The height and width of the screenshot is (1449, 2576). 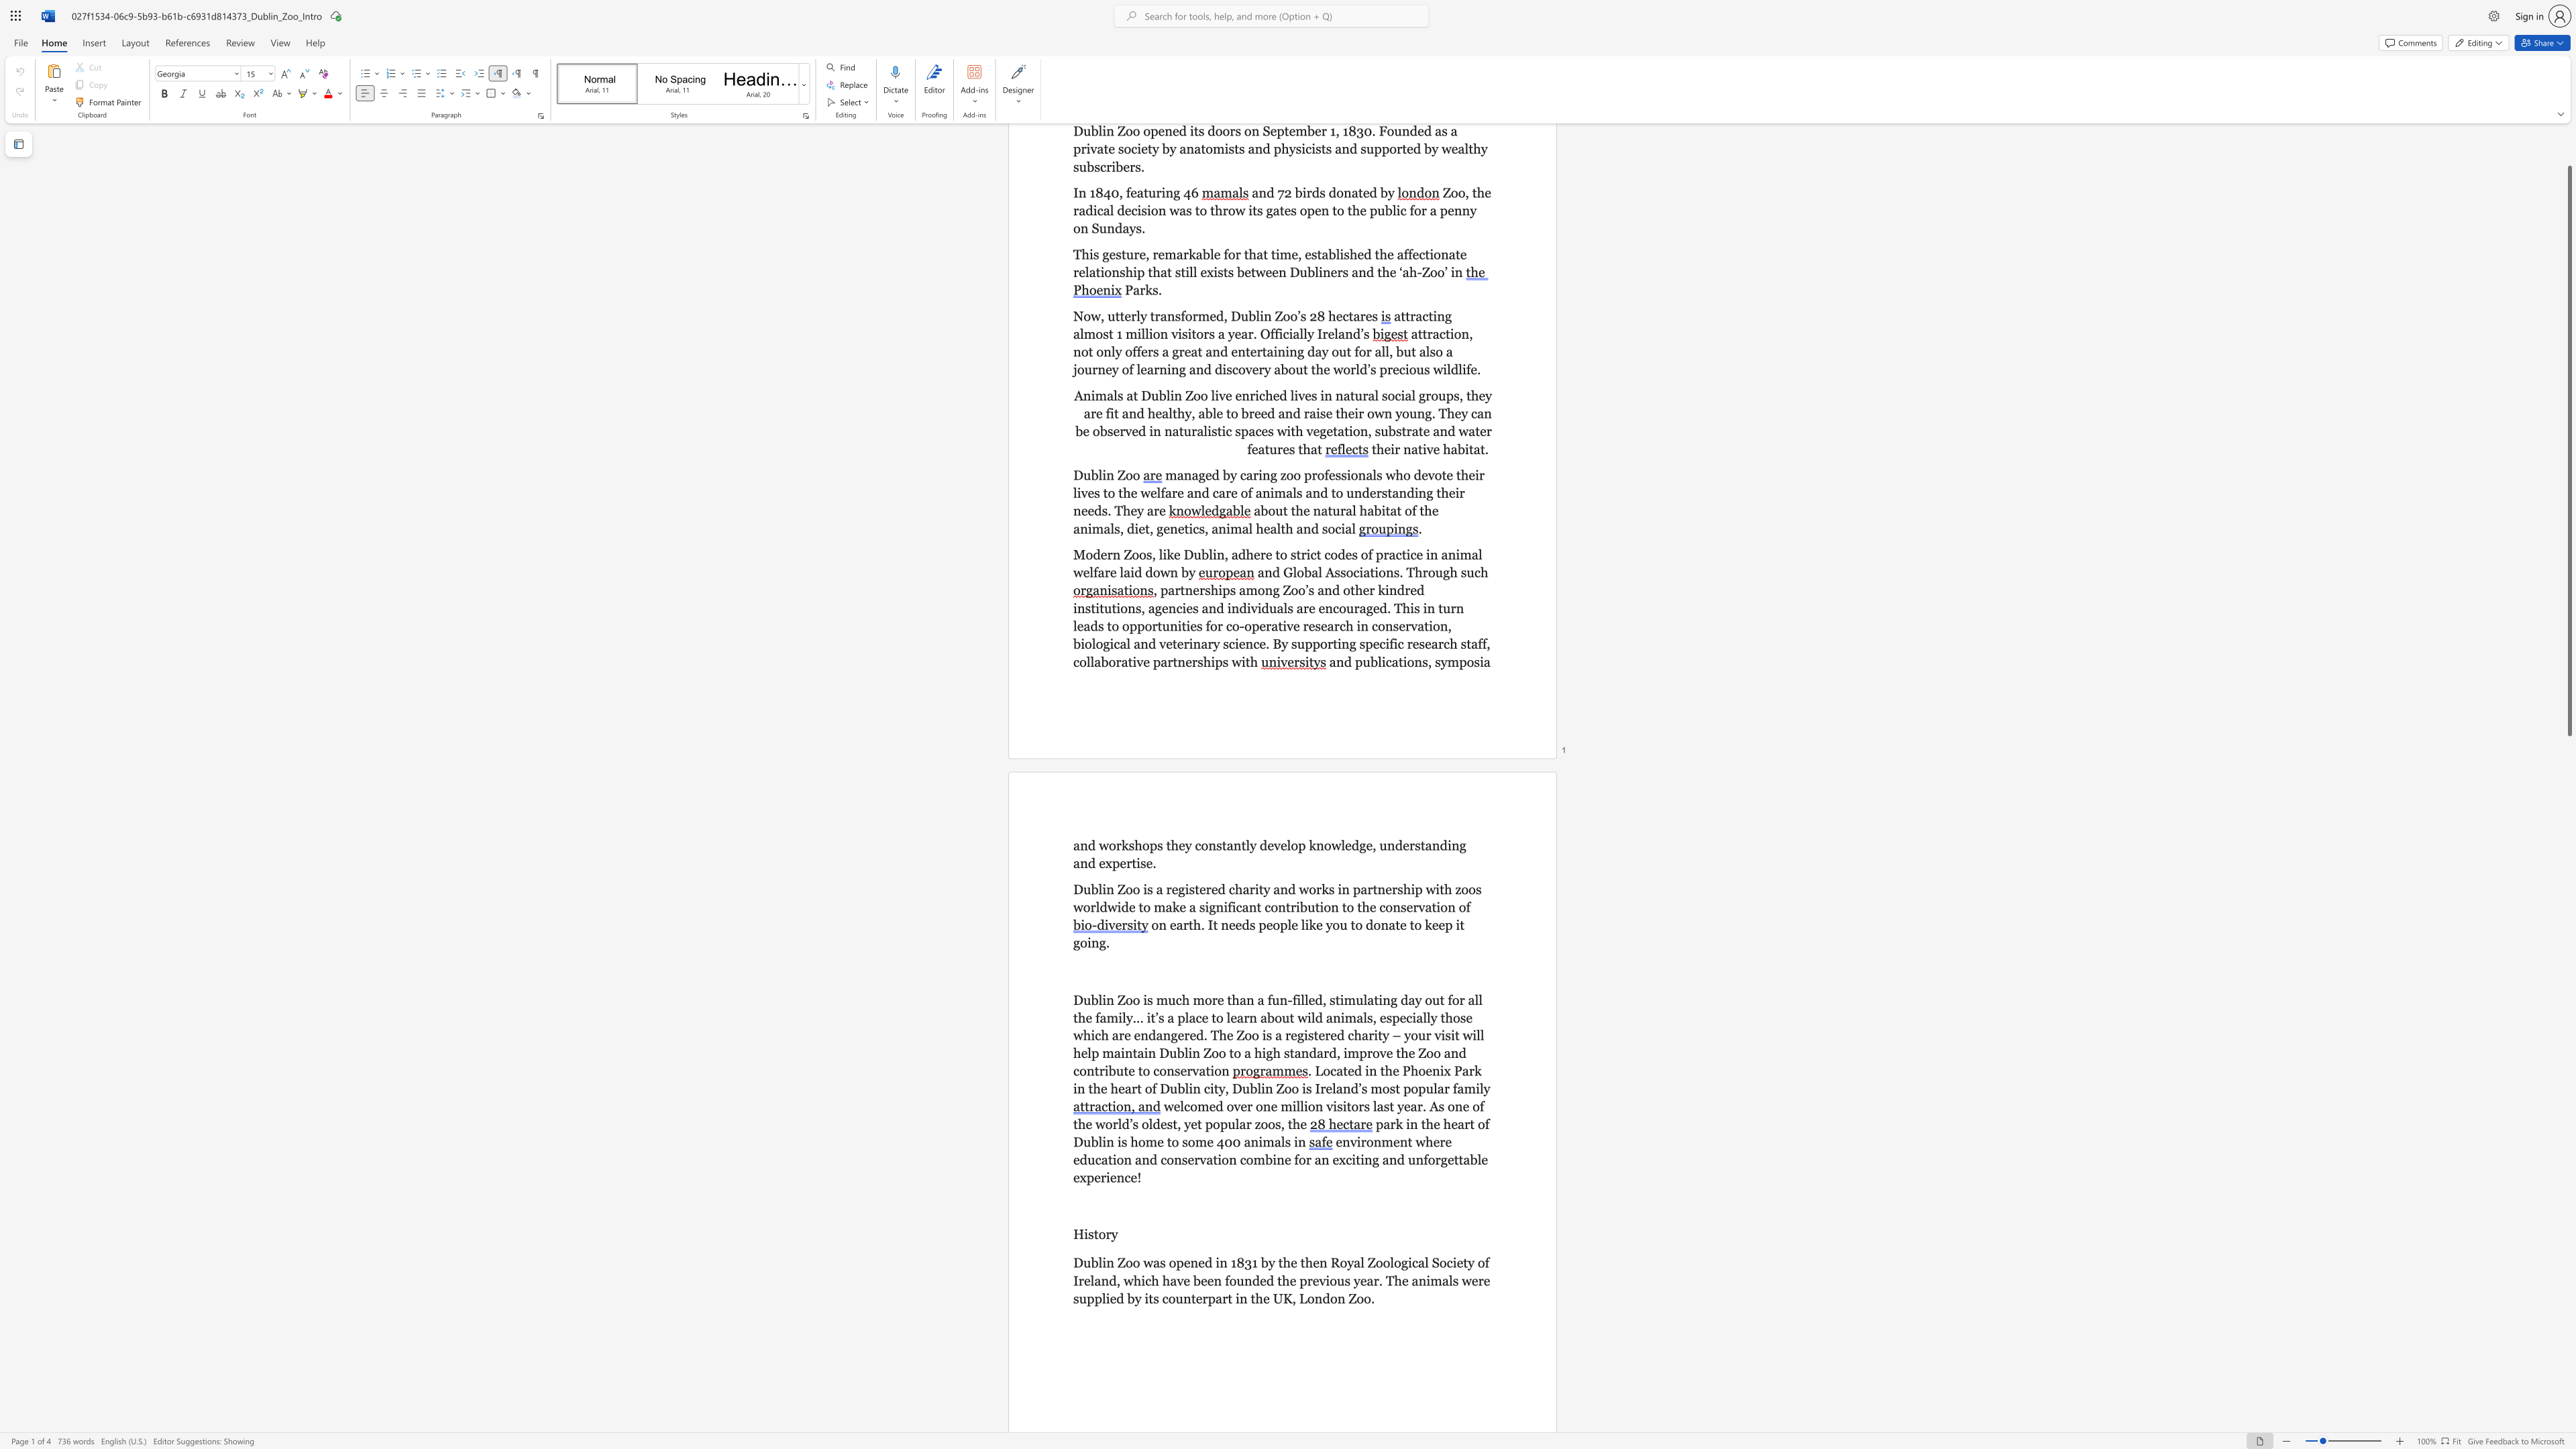 What do you see at coordinates (1169, 572) in the screenshot?
I see `the subset text "n by" within the text "Modern Zoos, like Dublin, adhere to strict codes of practice in animal welfare laid down by"` at bounding box center [1169, 572].